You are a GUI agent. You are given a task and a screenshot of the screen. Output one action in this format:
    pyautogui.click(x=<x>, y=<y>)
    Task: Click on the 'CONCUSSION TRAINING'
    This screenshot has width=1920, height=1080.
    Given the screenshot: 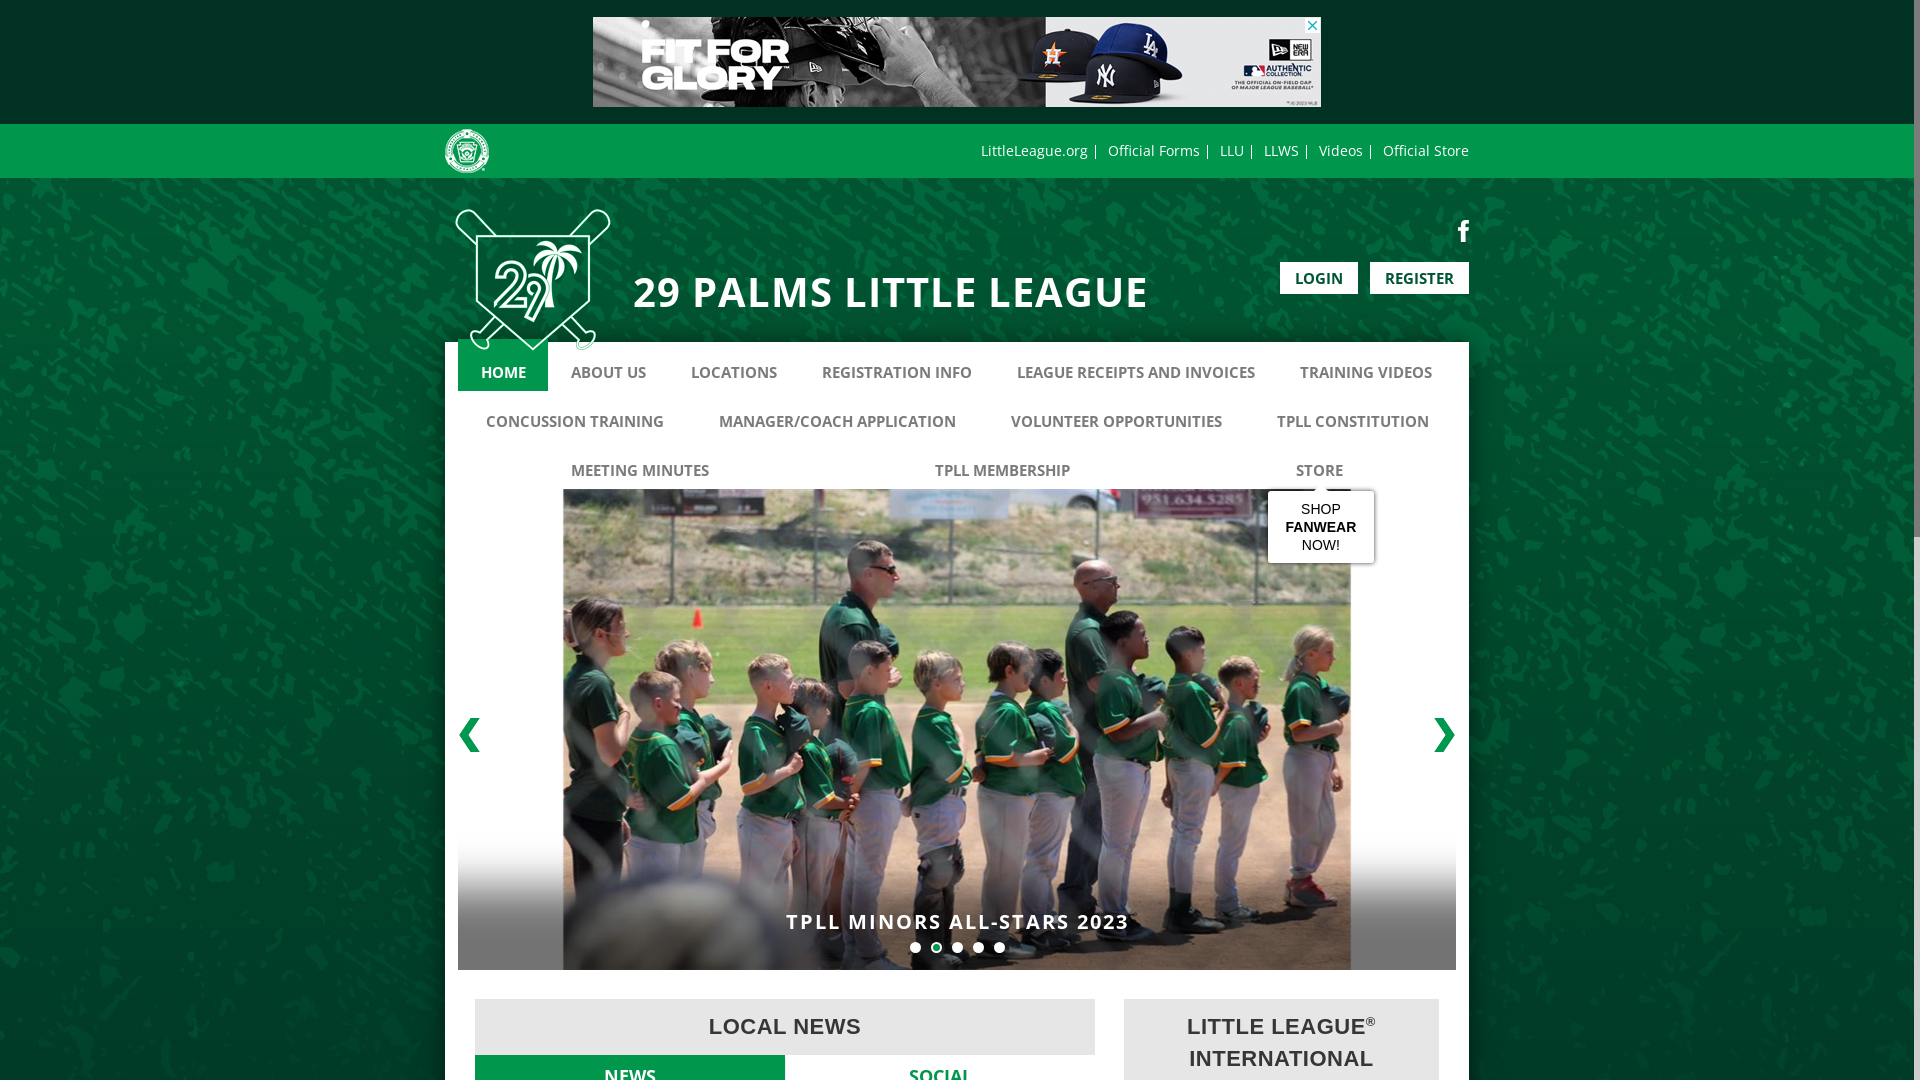 What is the action you would take?
    pyautogui.click(x=573, y=412)
    